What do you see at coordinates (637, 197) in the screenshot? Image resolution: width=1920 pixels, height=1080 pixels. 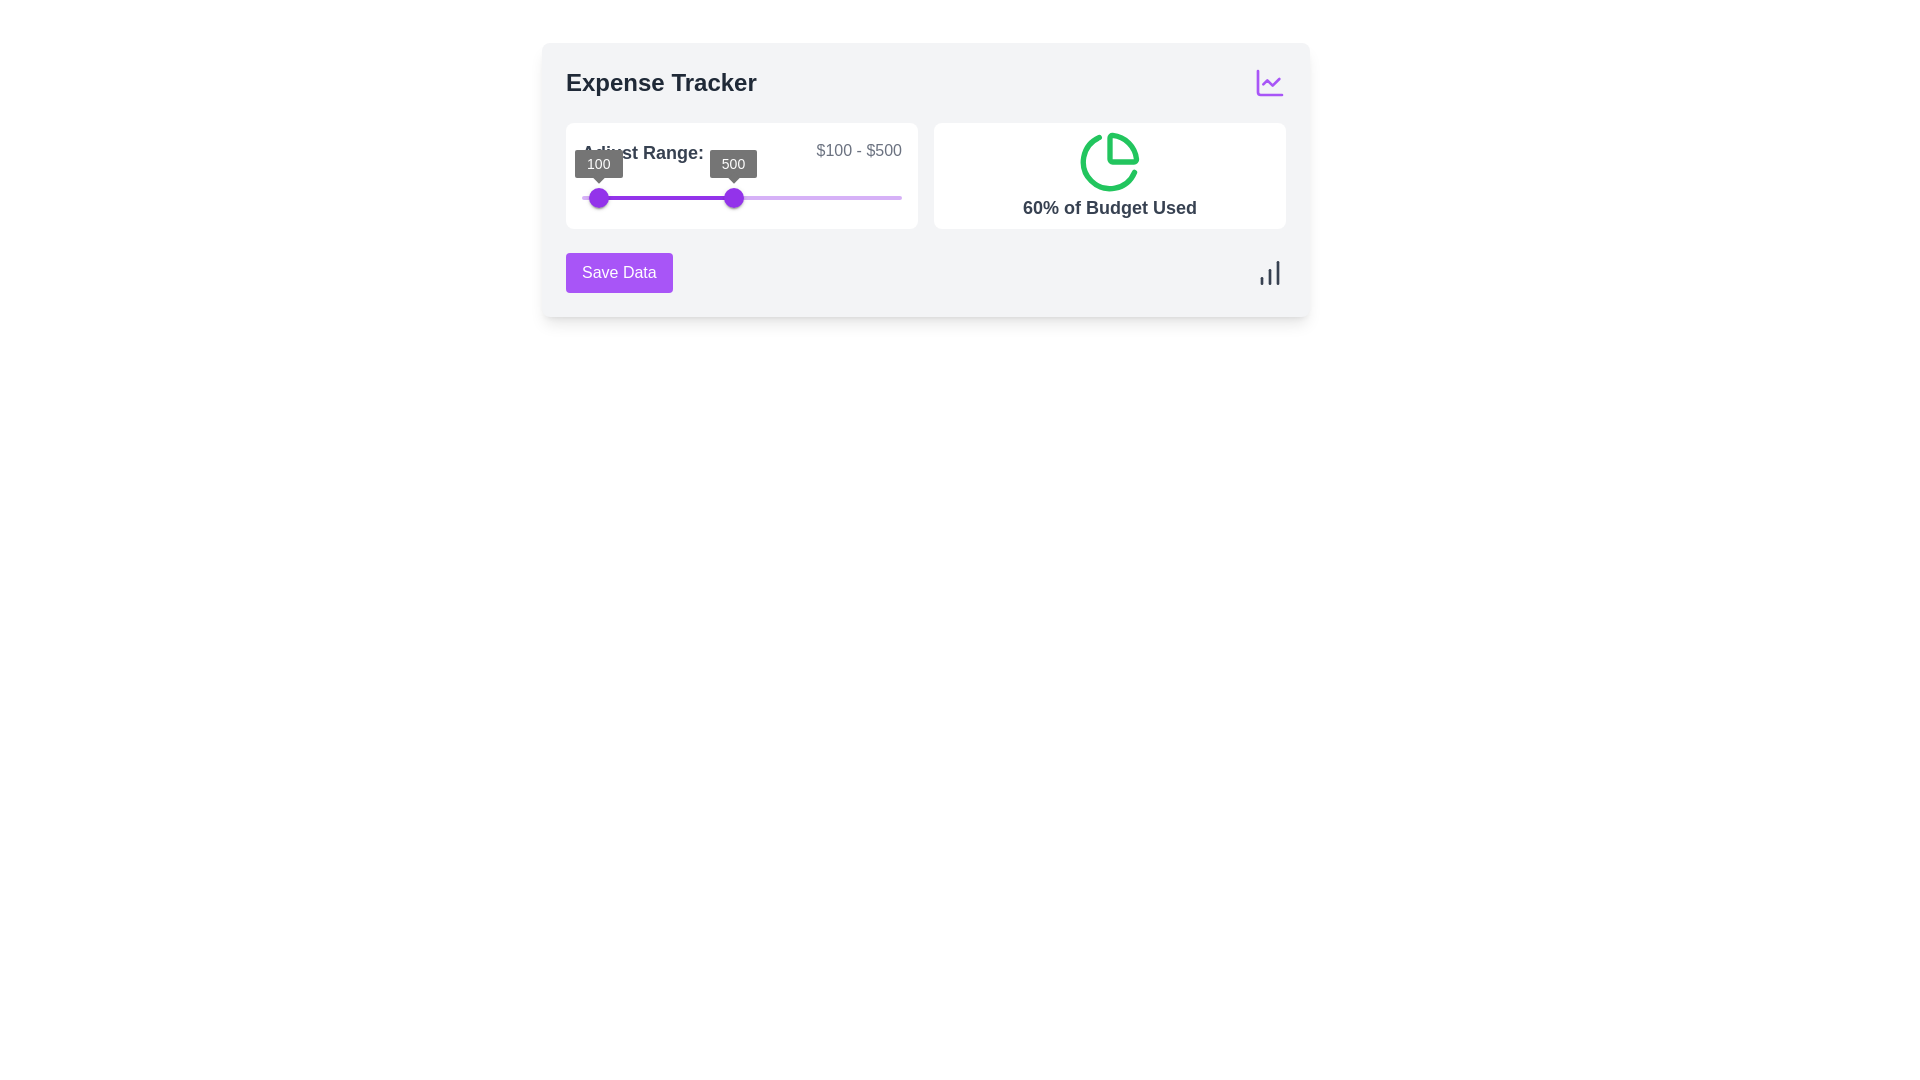 I see `the slider` at bounding box center [637, 197].